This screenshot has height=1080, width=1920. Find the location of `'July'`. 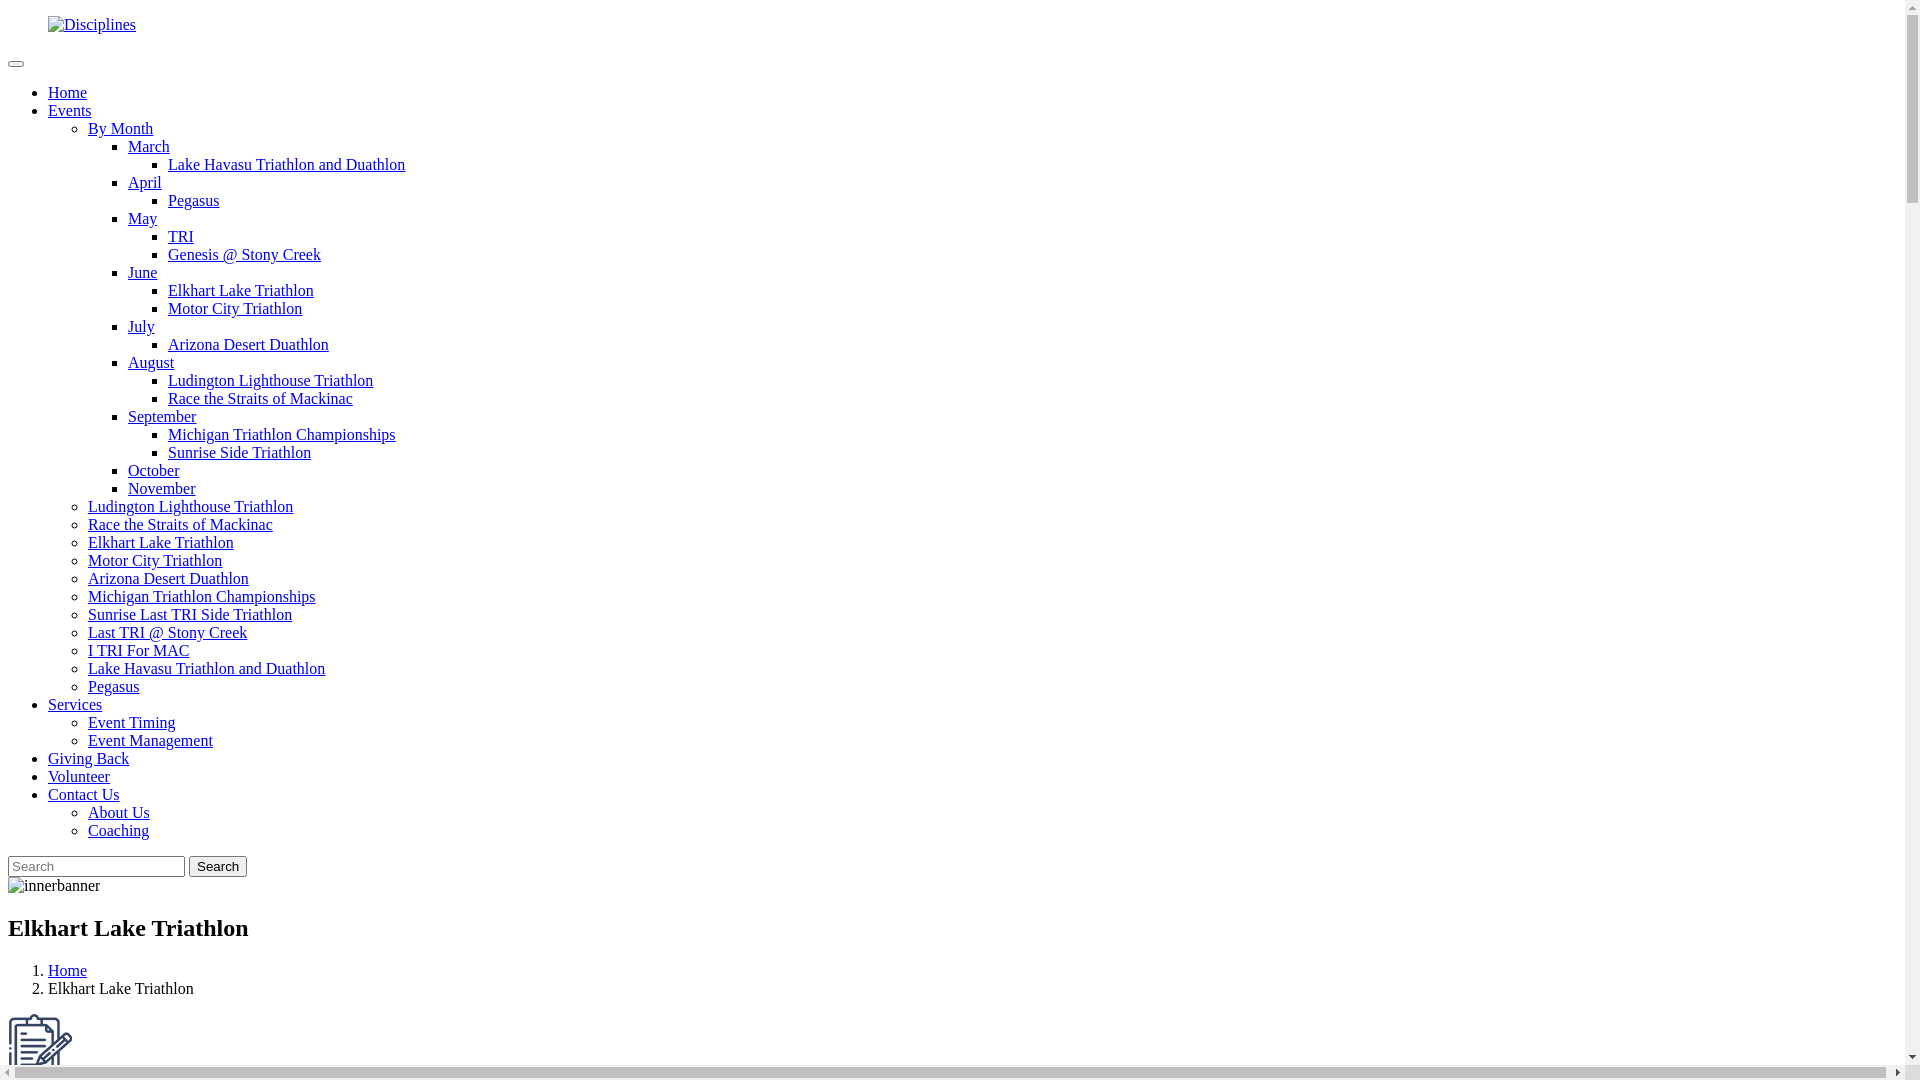

'July' is located at coordinates (140, 325).